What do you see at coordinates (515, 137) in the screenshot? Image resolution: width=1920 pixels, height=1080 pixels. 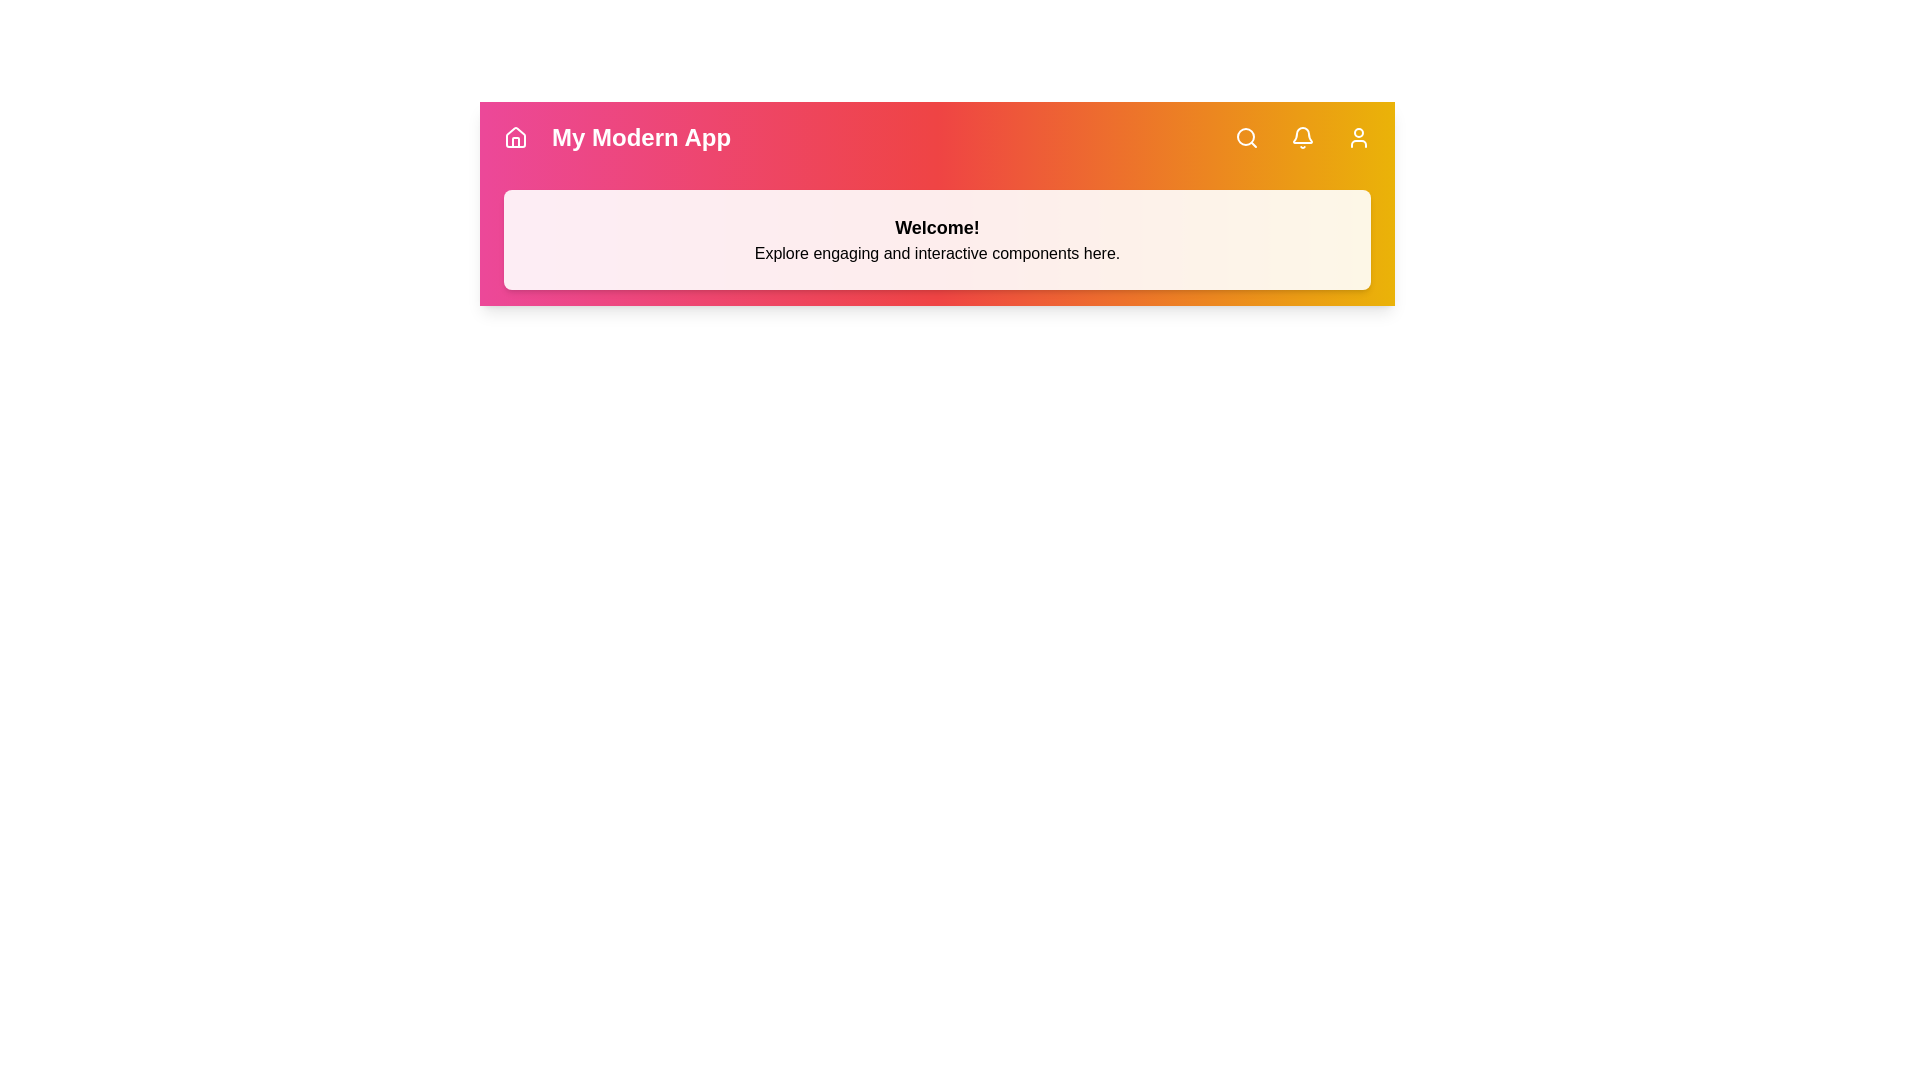 I see `the button labeled Home to observe visual feedback` at bounding box center [515, 137].